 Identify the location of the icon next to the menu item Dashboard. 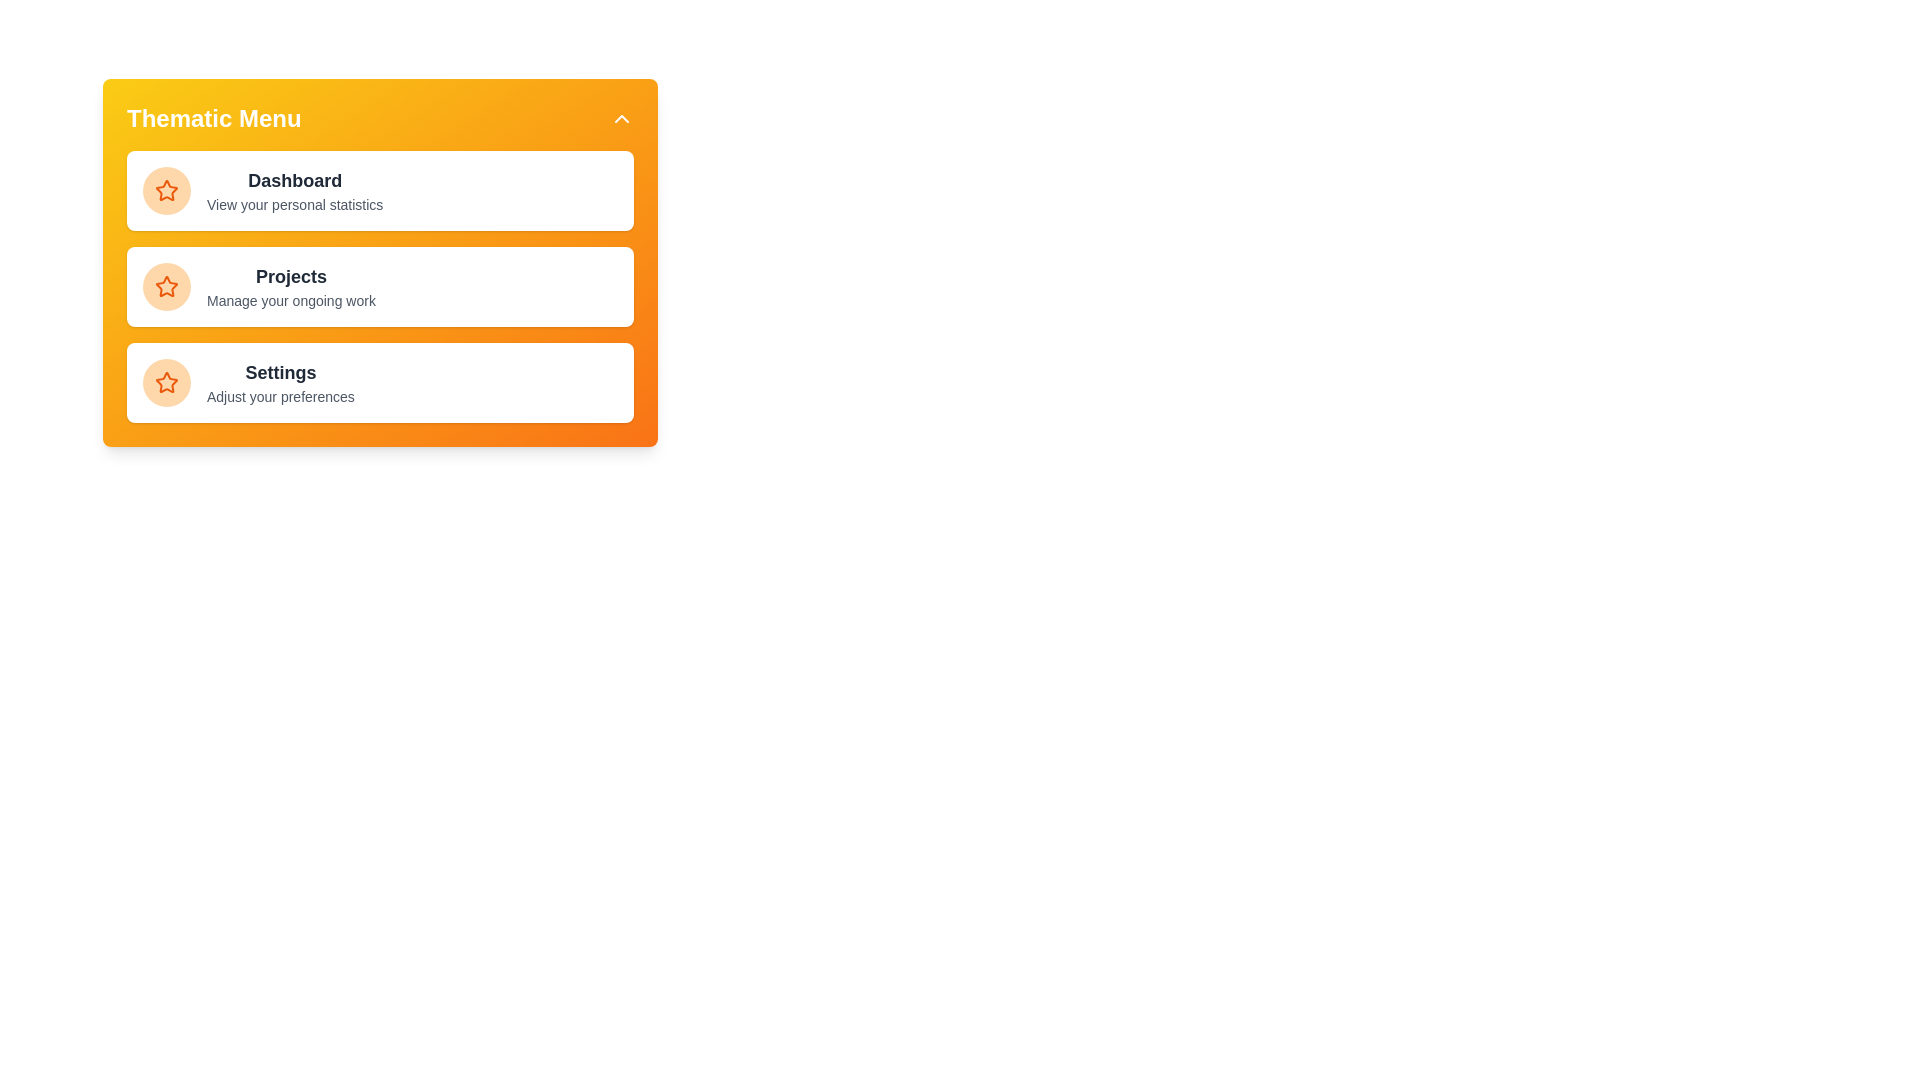
(167, 191).